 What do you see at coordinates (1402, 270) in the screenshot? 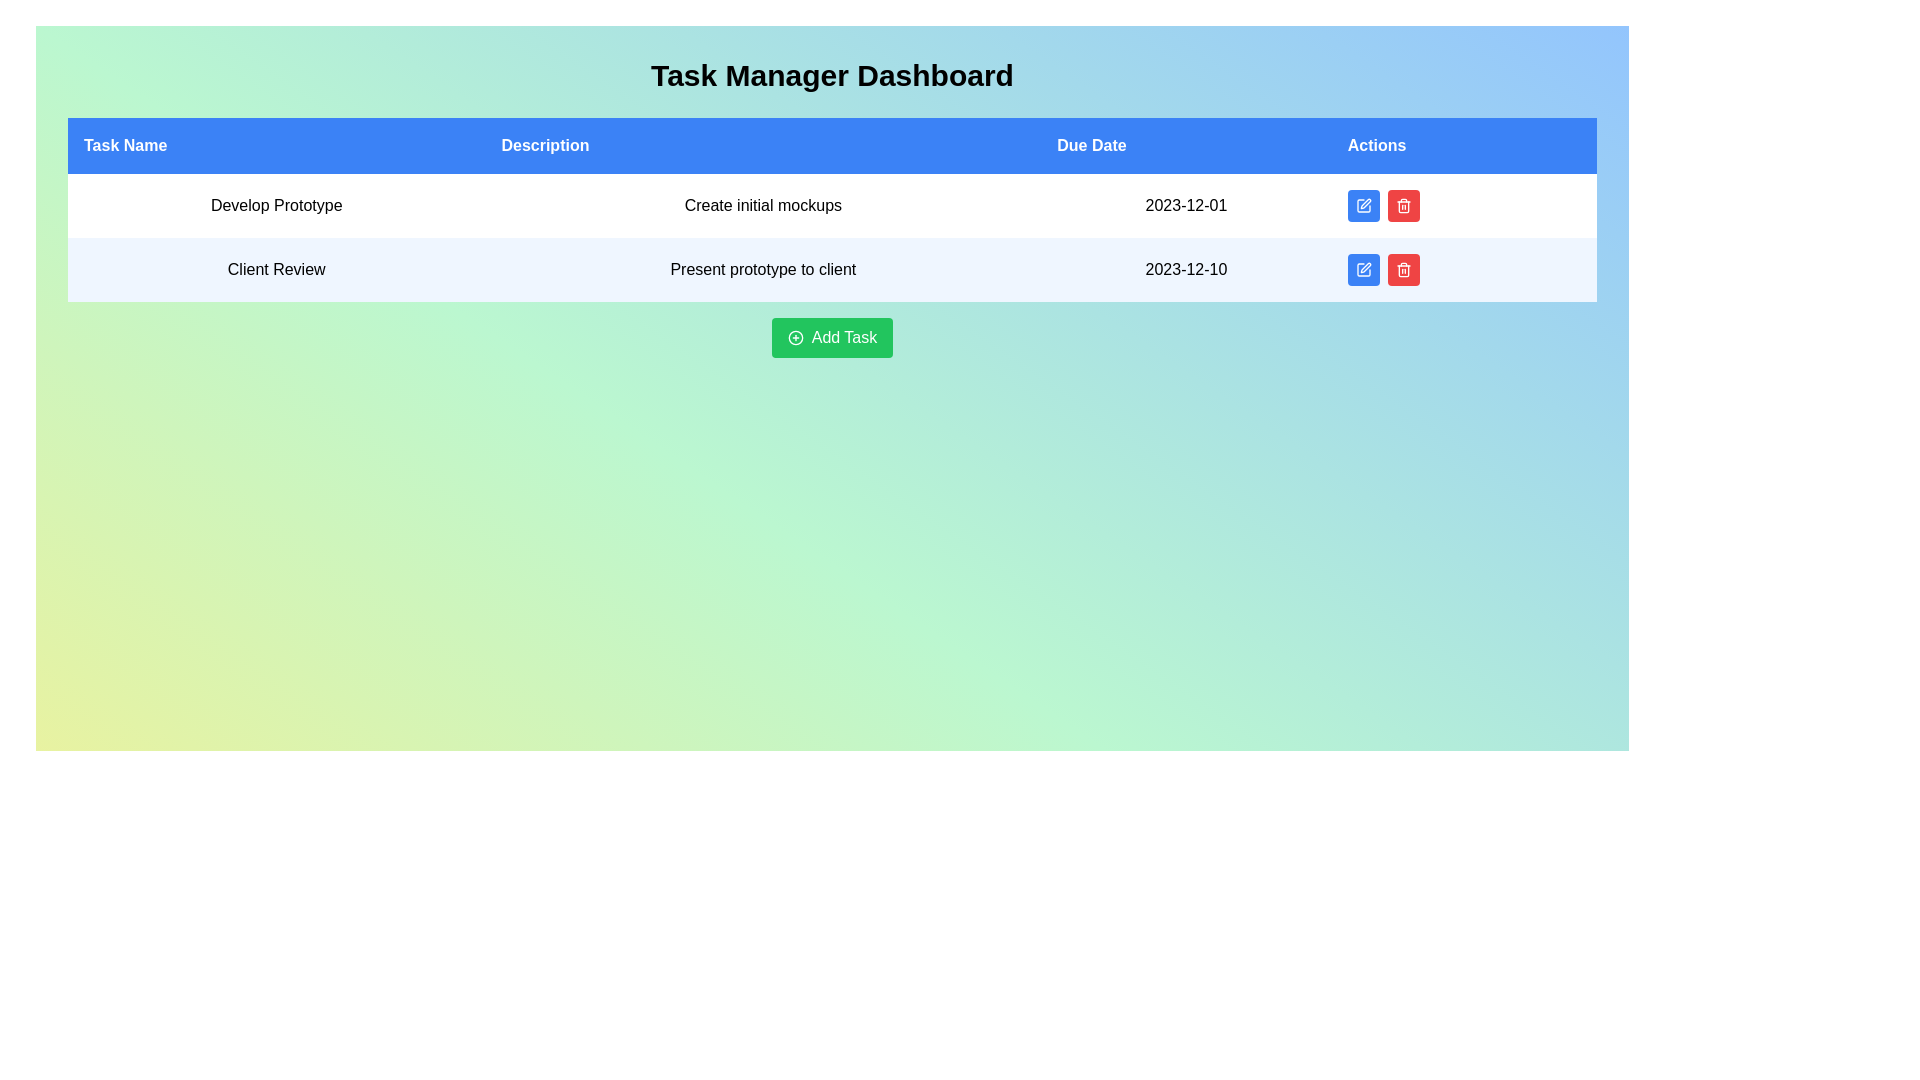
I see `the delete icon button located in the second row of the 'Actions' column of the task management table to initiate the deletion process` at bounding box center [1402, 270].